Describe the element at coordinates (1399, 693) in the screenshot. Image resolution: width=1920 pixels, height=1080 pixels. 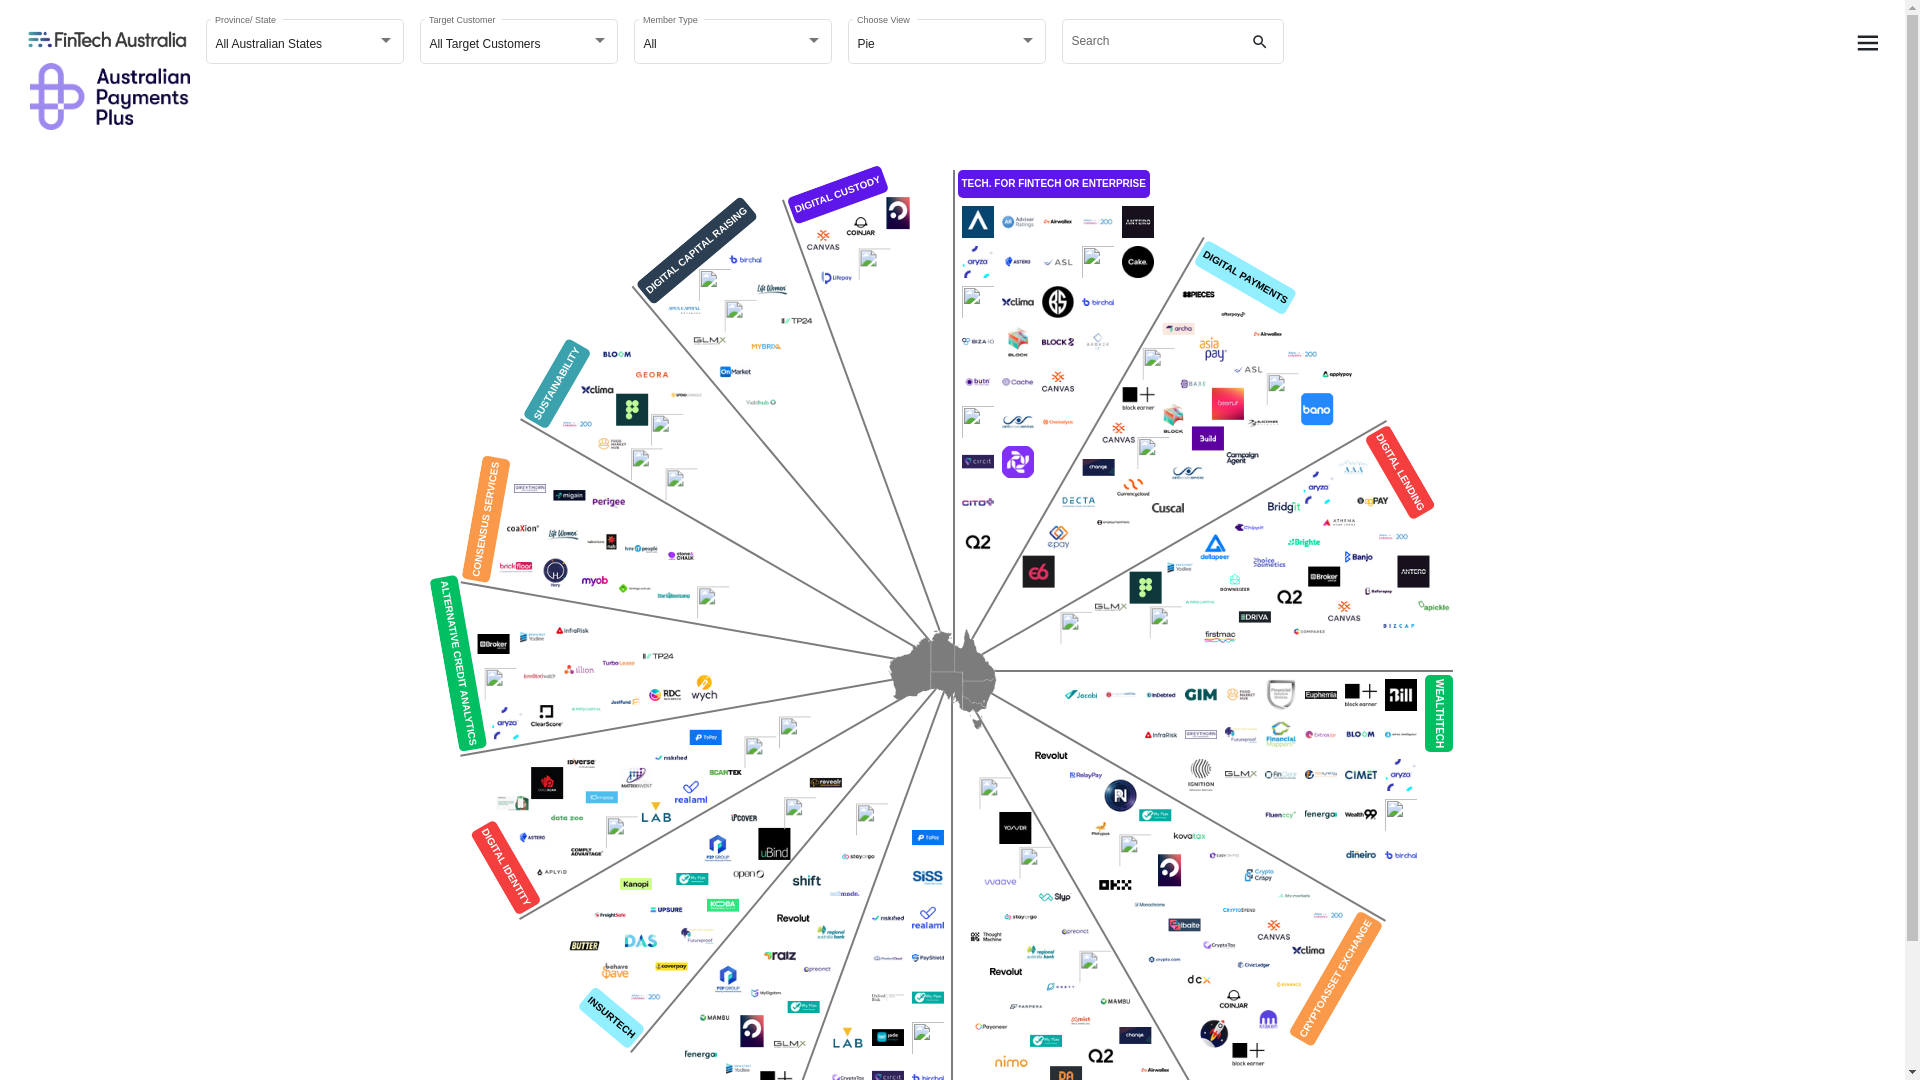
I see `'1Bill'` at that location.